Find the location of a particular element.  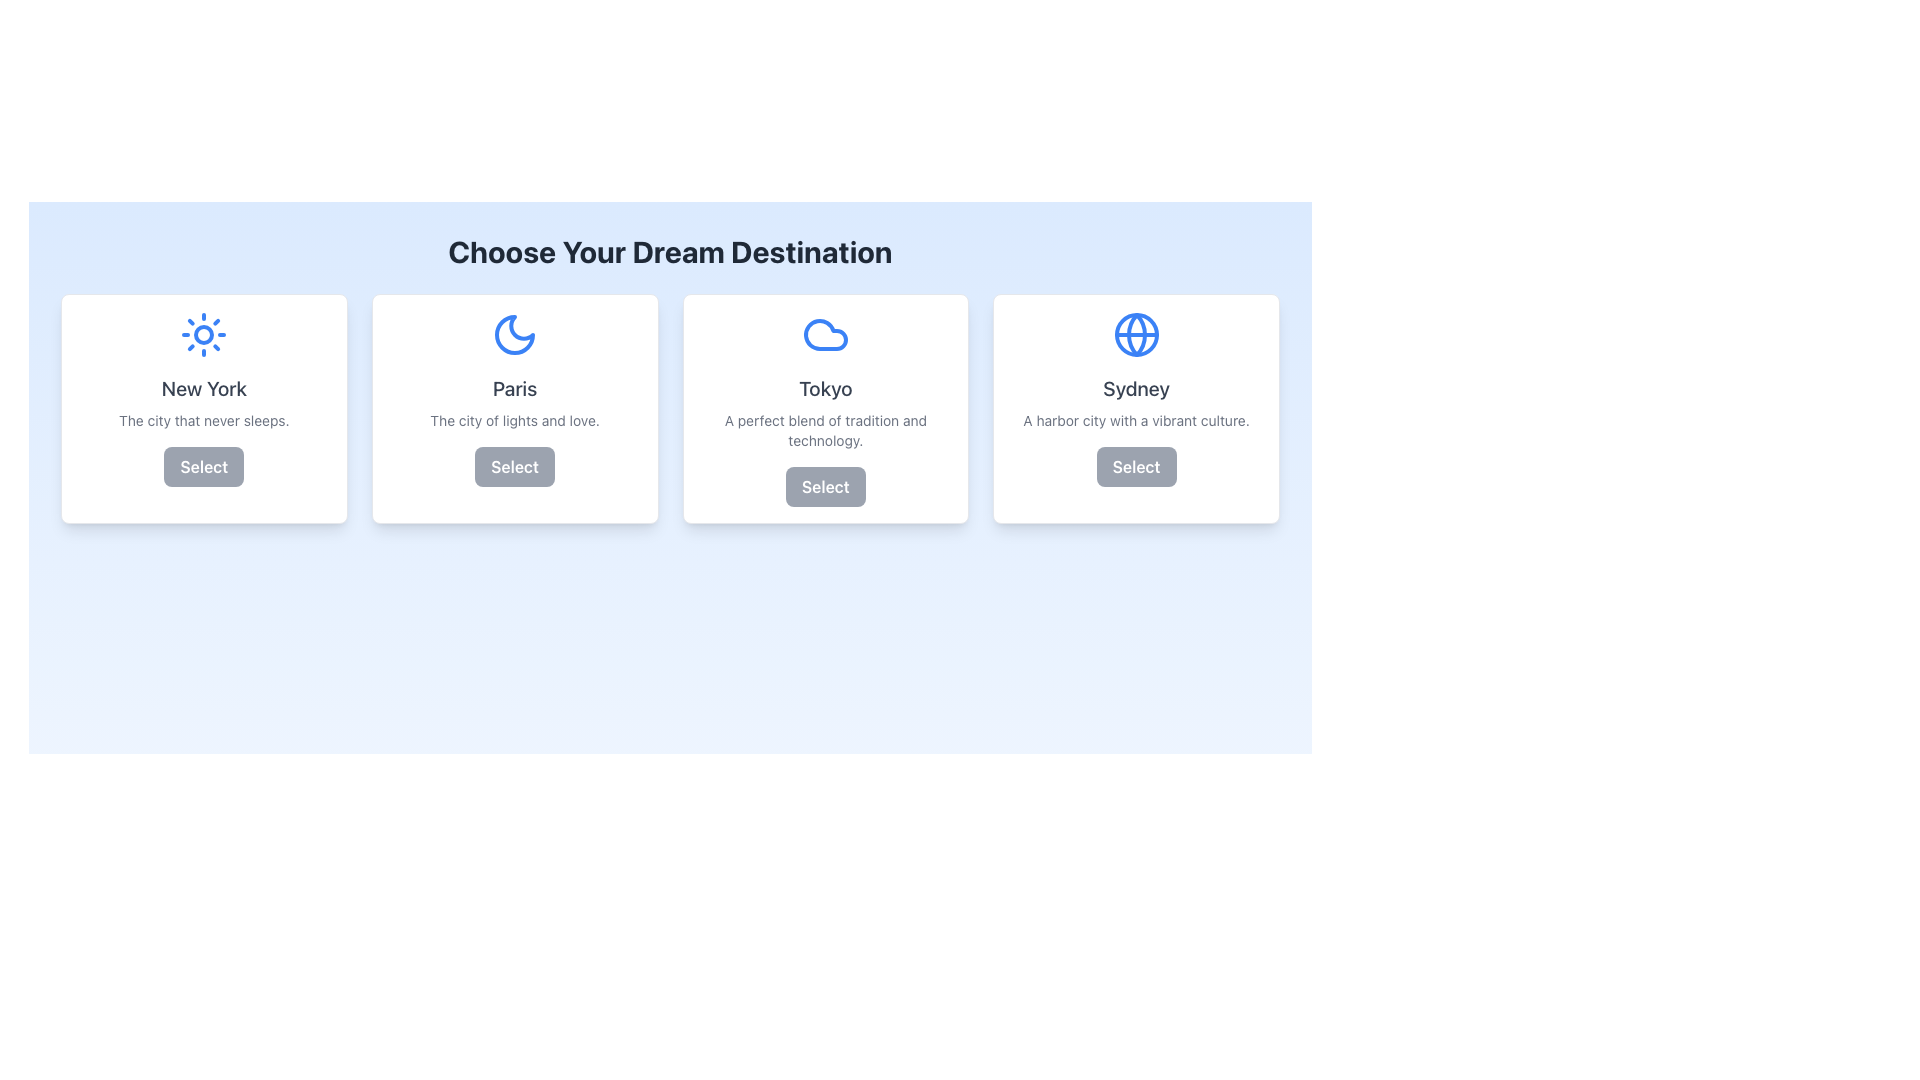

the text label that identifies the city represented by the card at the far-right end of a horizontal list of city cards is located at coordinates (1136, 389).